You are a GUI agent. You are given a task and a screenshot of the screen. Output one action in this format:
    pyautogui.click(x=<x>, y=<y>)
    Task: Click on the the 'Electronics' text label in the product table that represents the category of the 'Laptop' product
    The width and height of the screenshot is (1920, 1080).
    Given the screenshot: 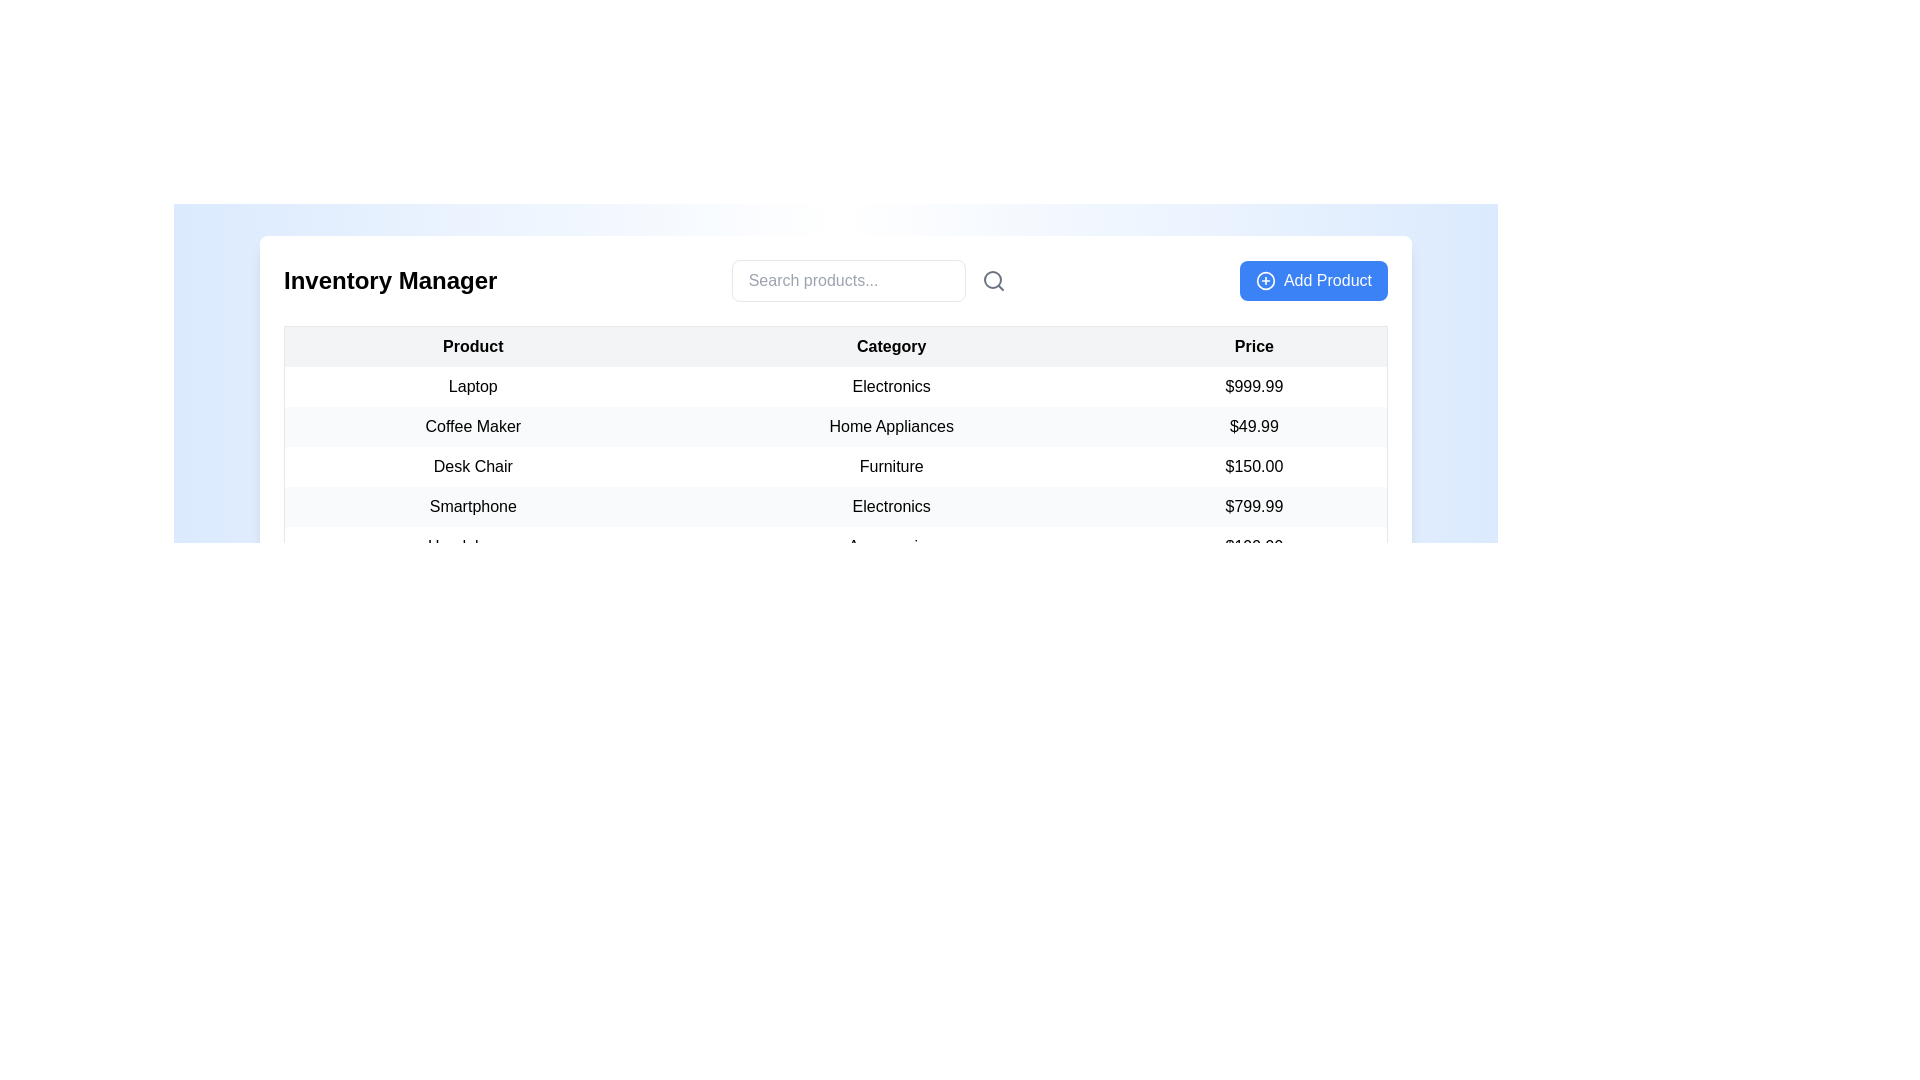 What is the action you would take?
    pyautogui.click(x=890, y=386)
    